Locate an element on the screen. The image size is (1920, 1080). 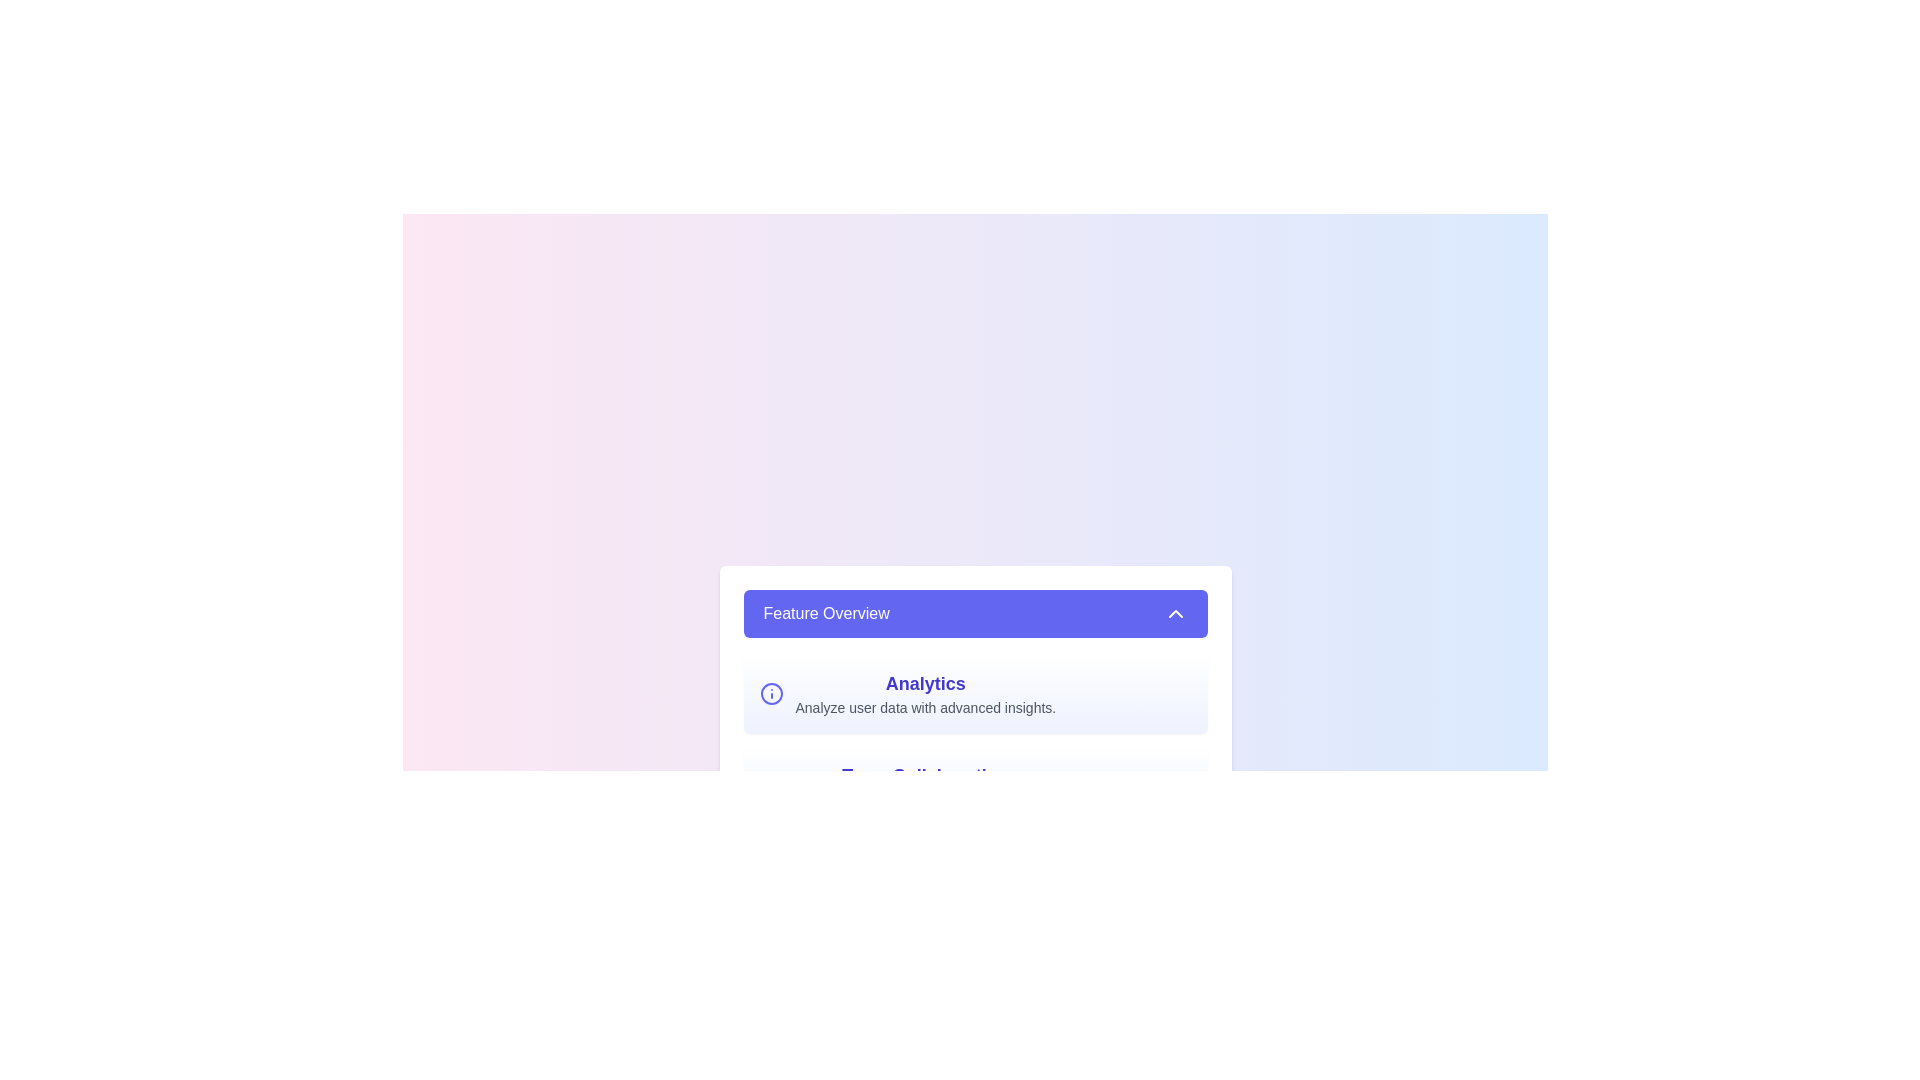
the descriptive subtitle text for the 'Analytics' section is located at coordinates (924, 707).